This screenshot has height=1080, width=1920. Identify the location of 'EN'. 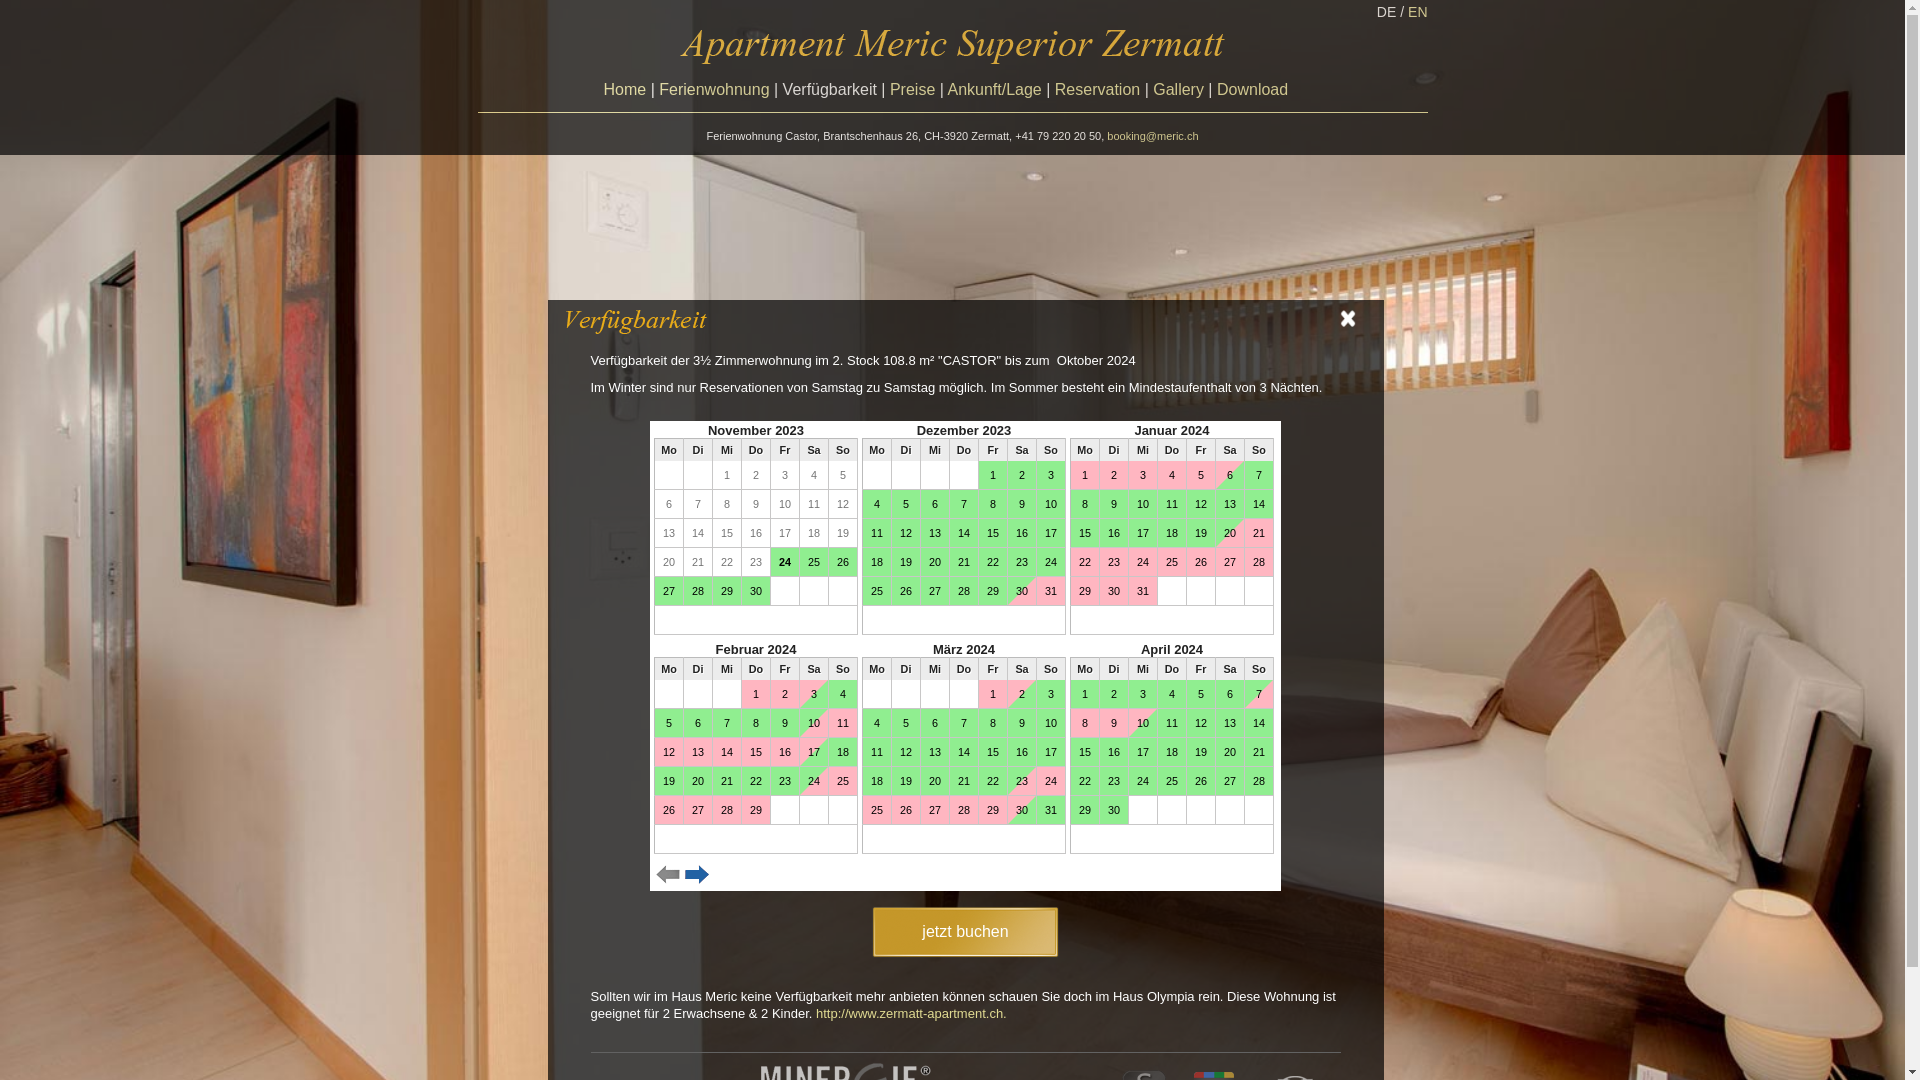
(1416, 11).